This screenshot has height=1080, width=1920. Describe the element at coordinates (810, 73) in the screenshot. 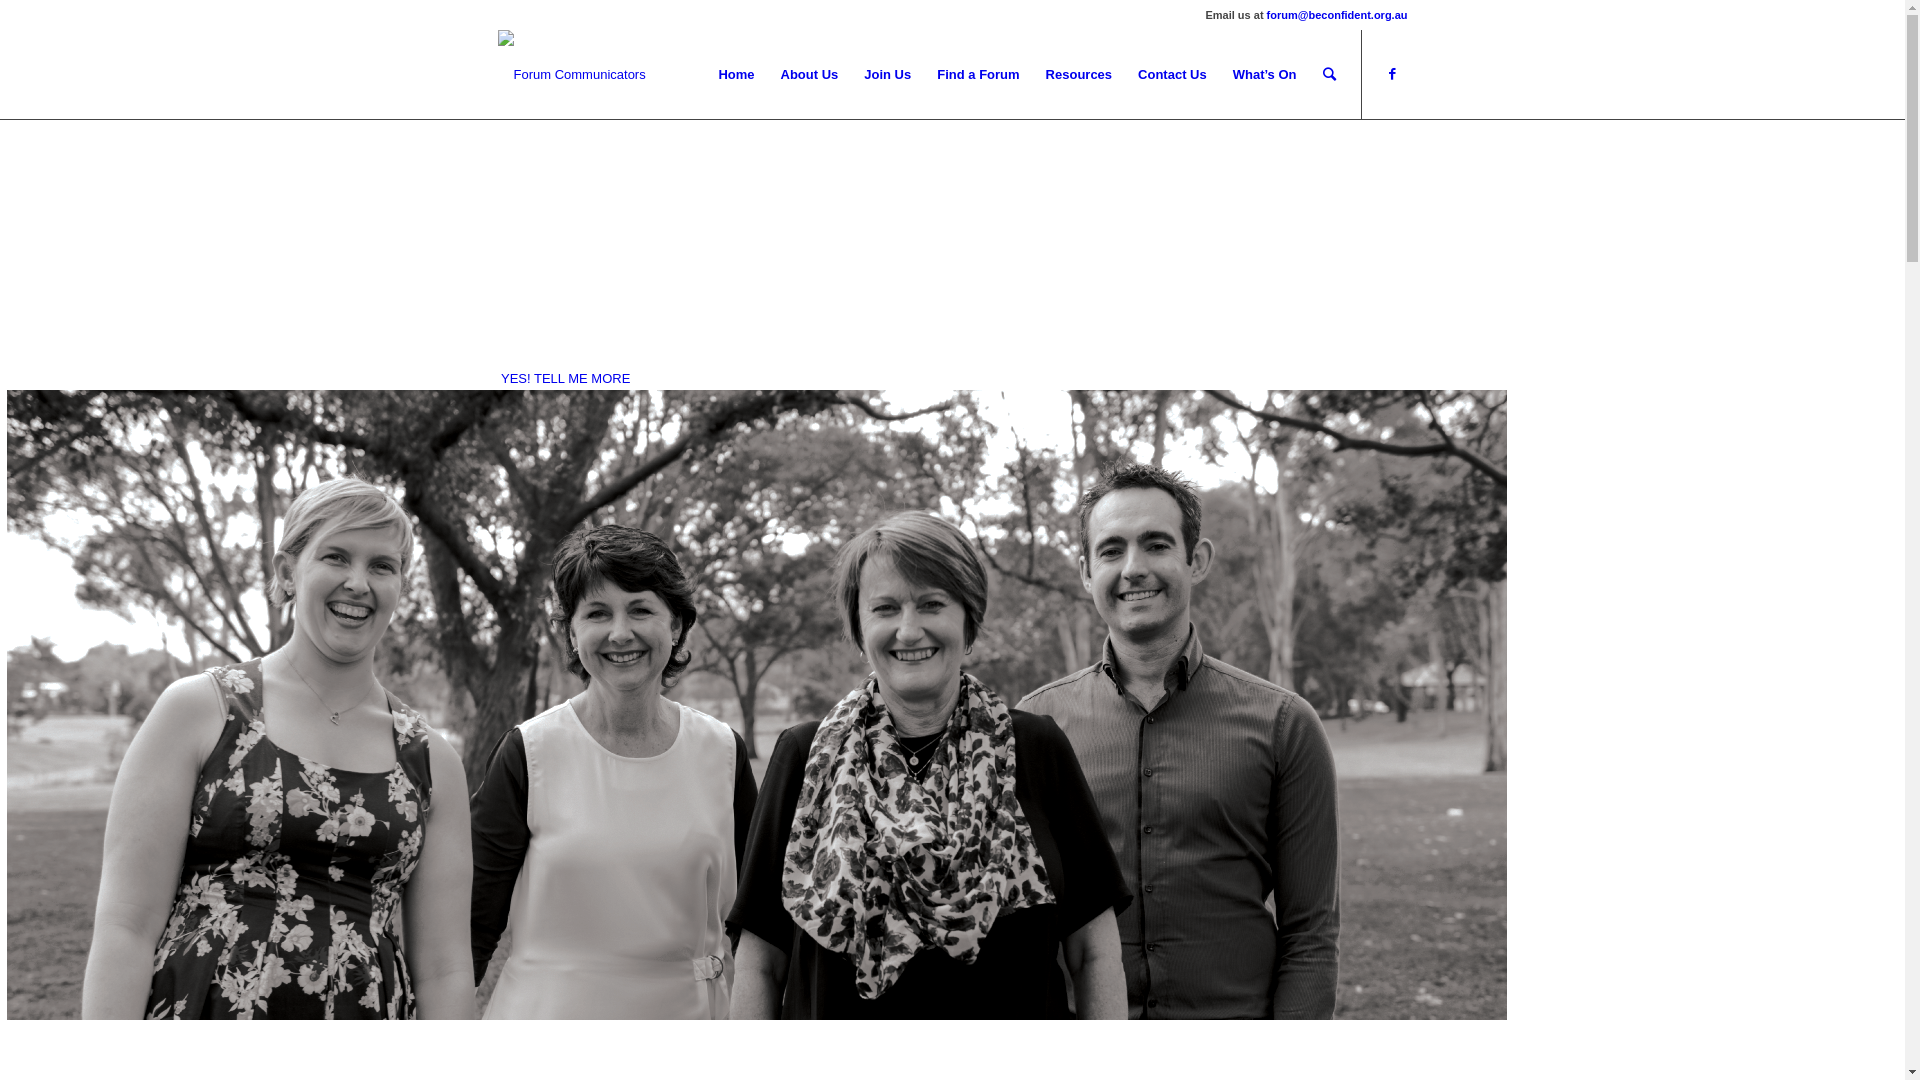

I see `'About Us'` at that location.